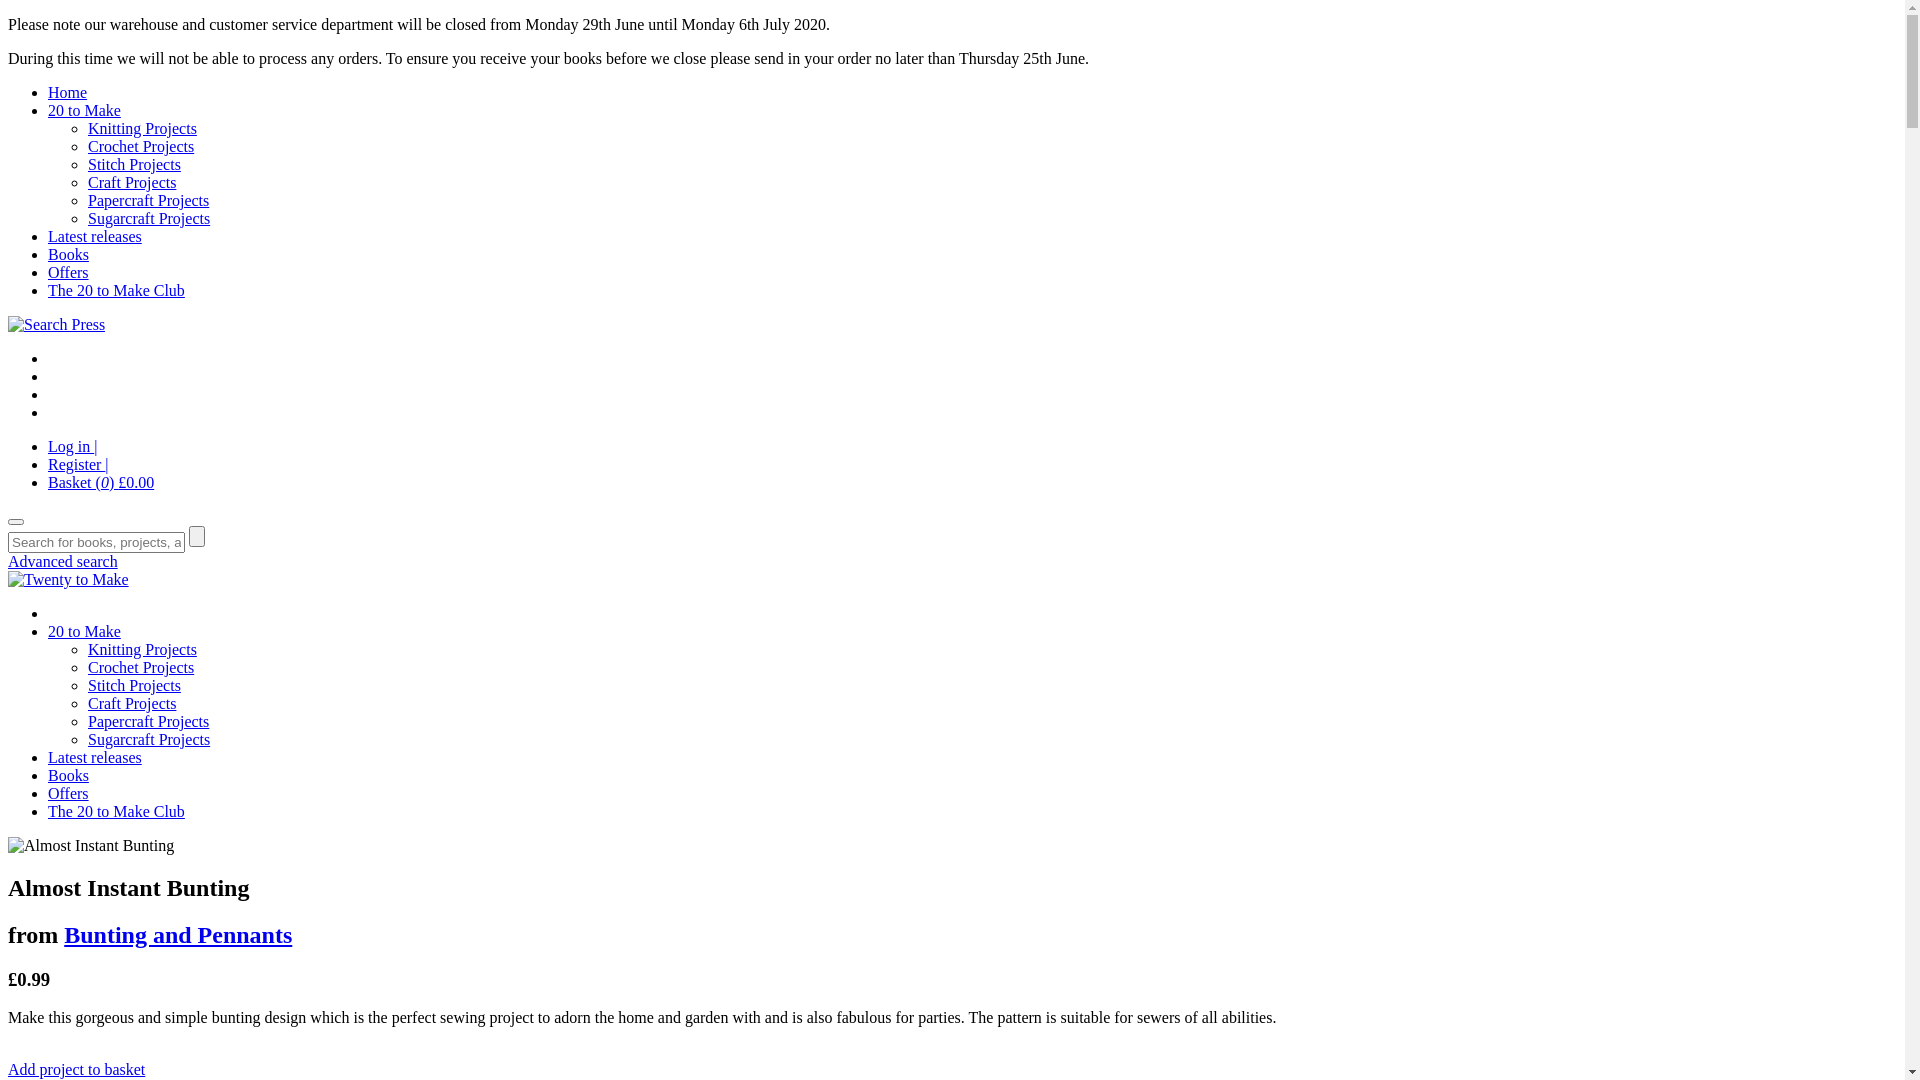 The image size is (1920, 1080). Describe the element at coordinates (115, 290) in the screenshot. I see `'The 20 to Make Club'` at that location.